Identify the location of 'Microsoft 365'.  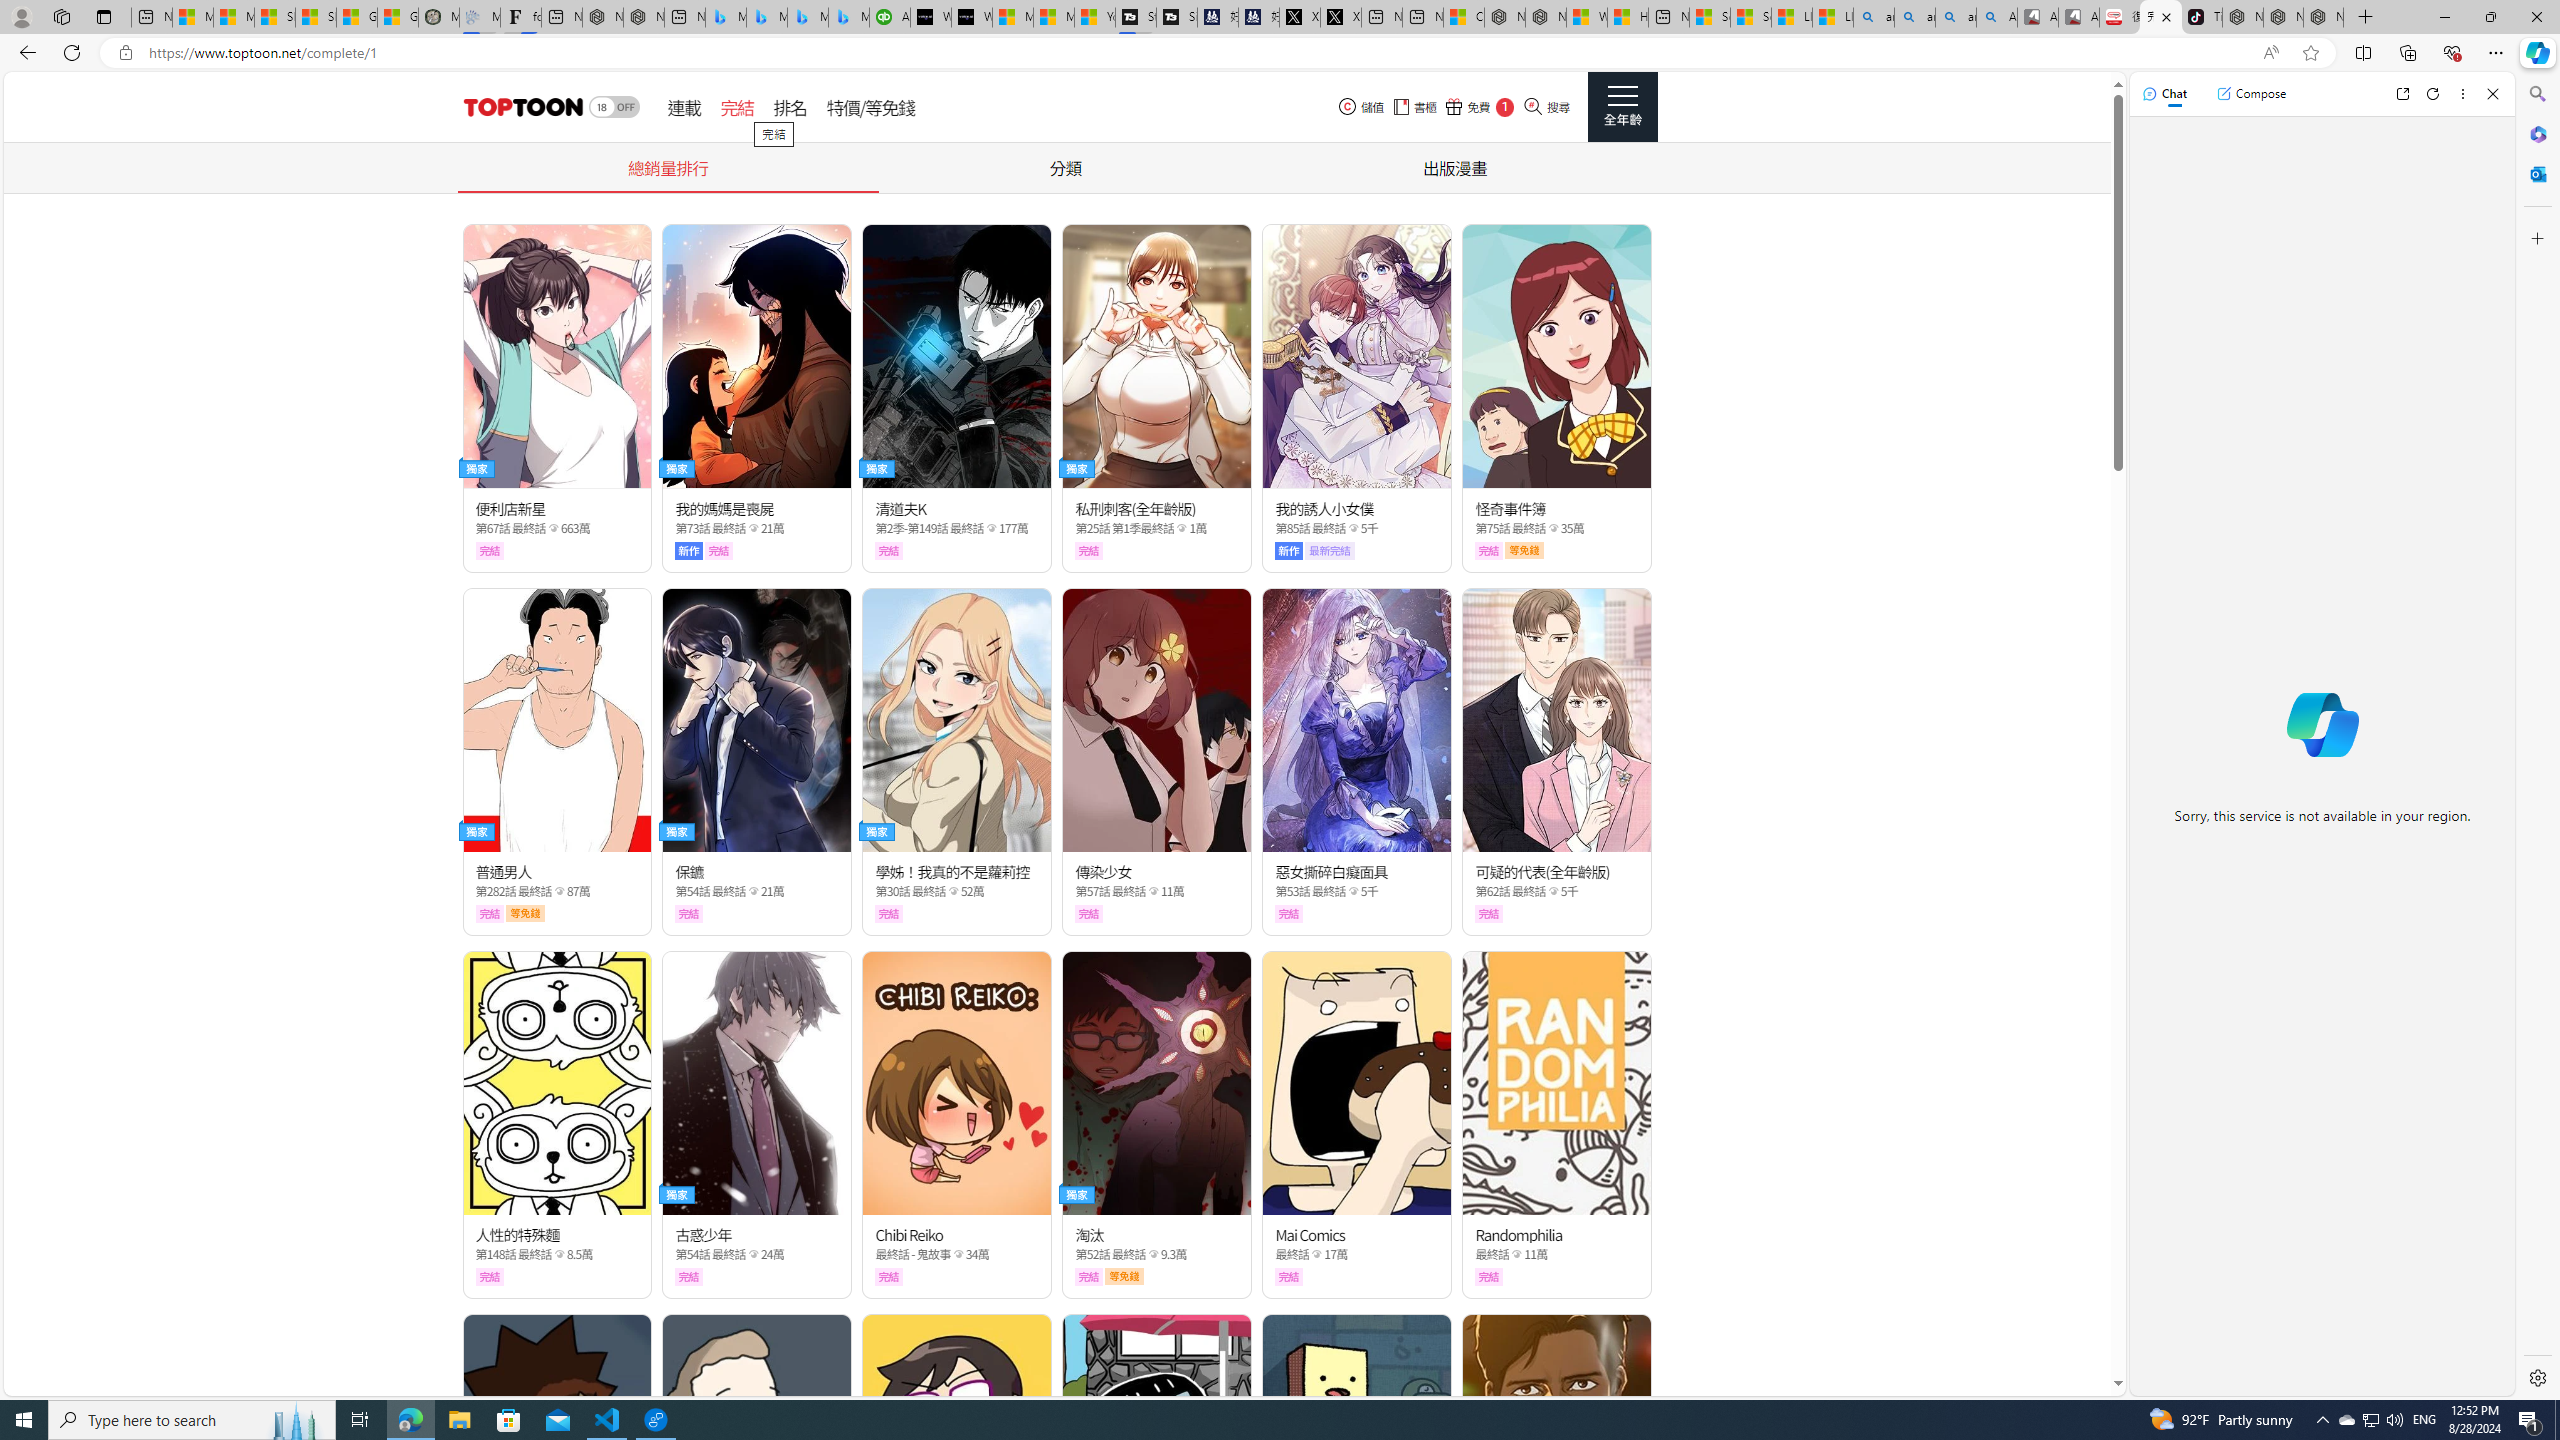
(2535, 134).